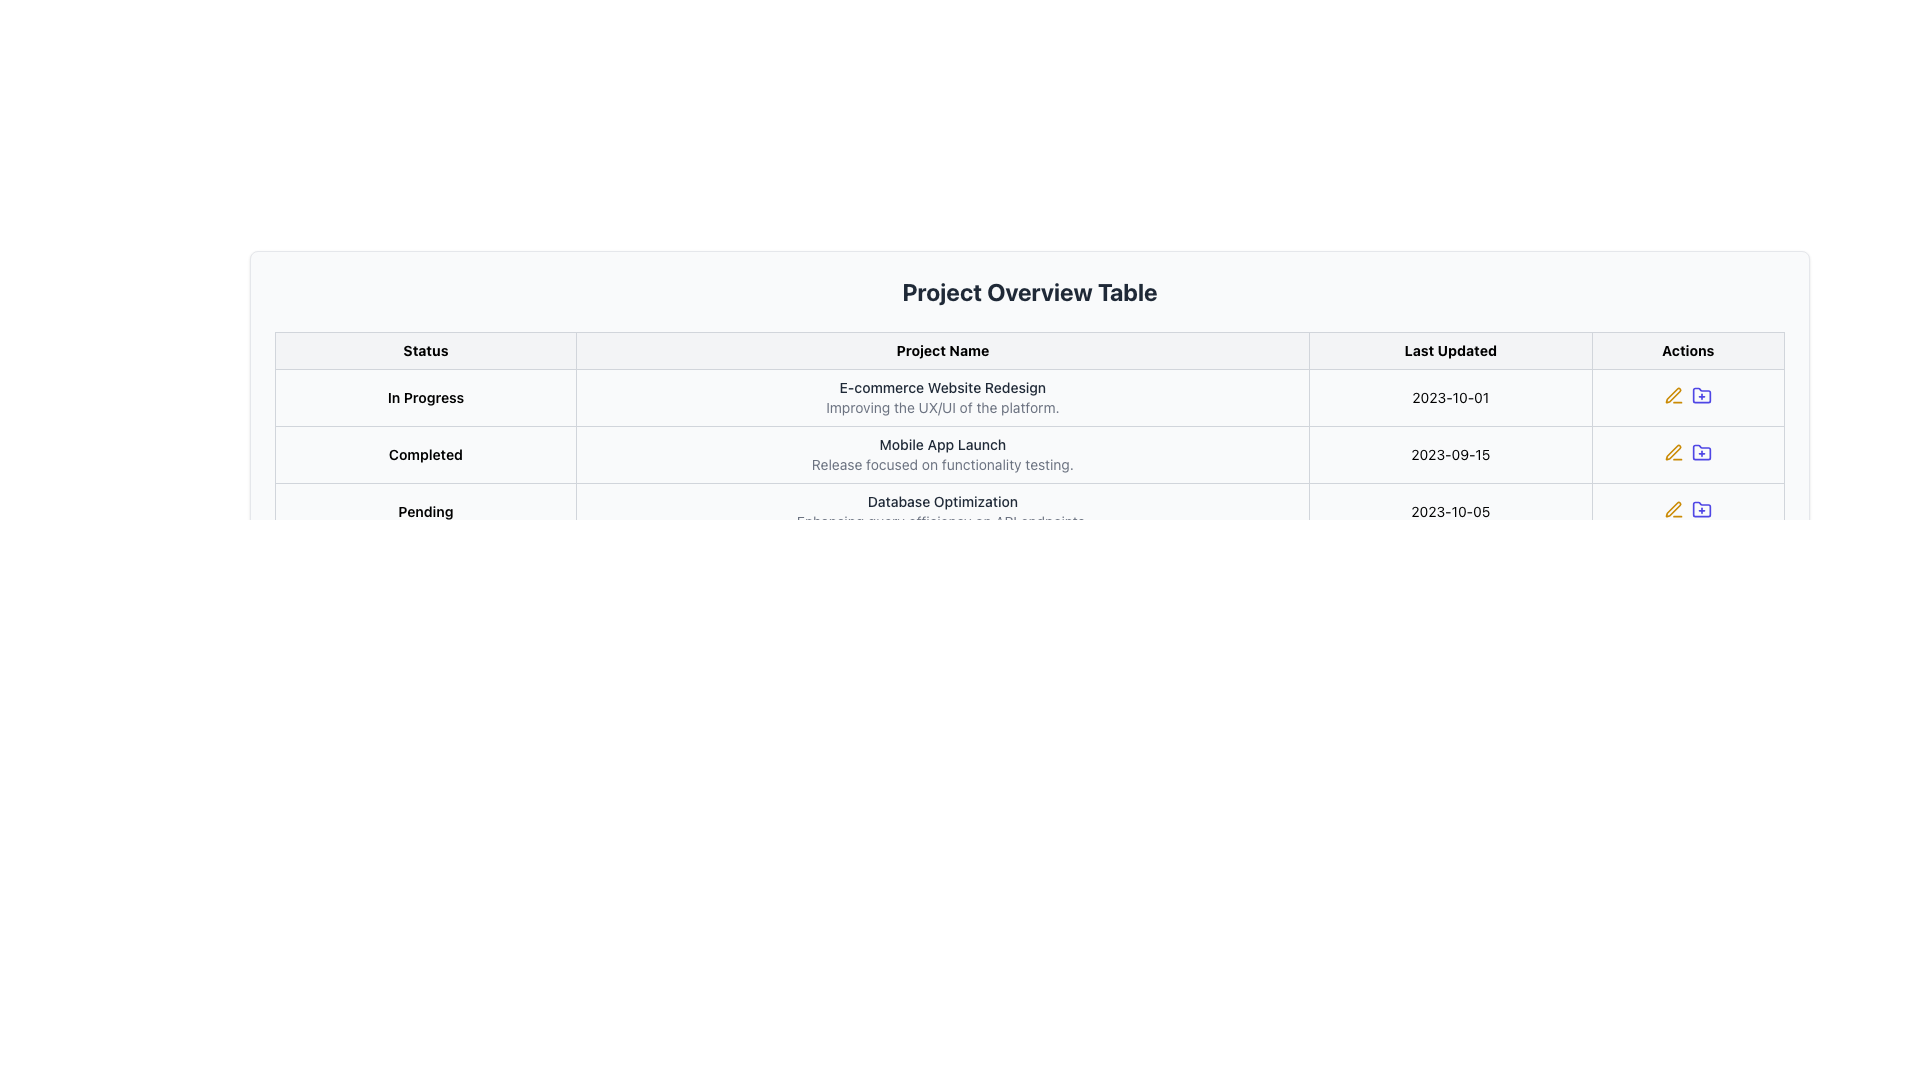 The height and width of the screenshot is (1080, 1920). Describe the element at coordinates (941, 520) in the screenshot. I see `text label that contains 'Enhancing query efficiency on API endpoints.' which is styled in gray and positioned below the main title 'Database Optimization.'` at that location.